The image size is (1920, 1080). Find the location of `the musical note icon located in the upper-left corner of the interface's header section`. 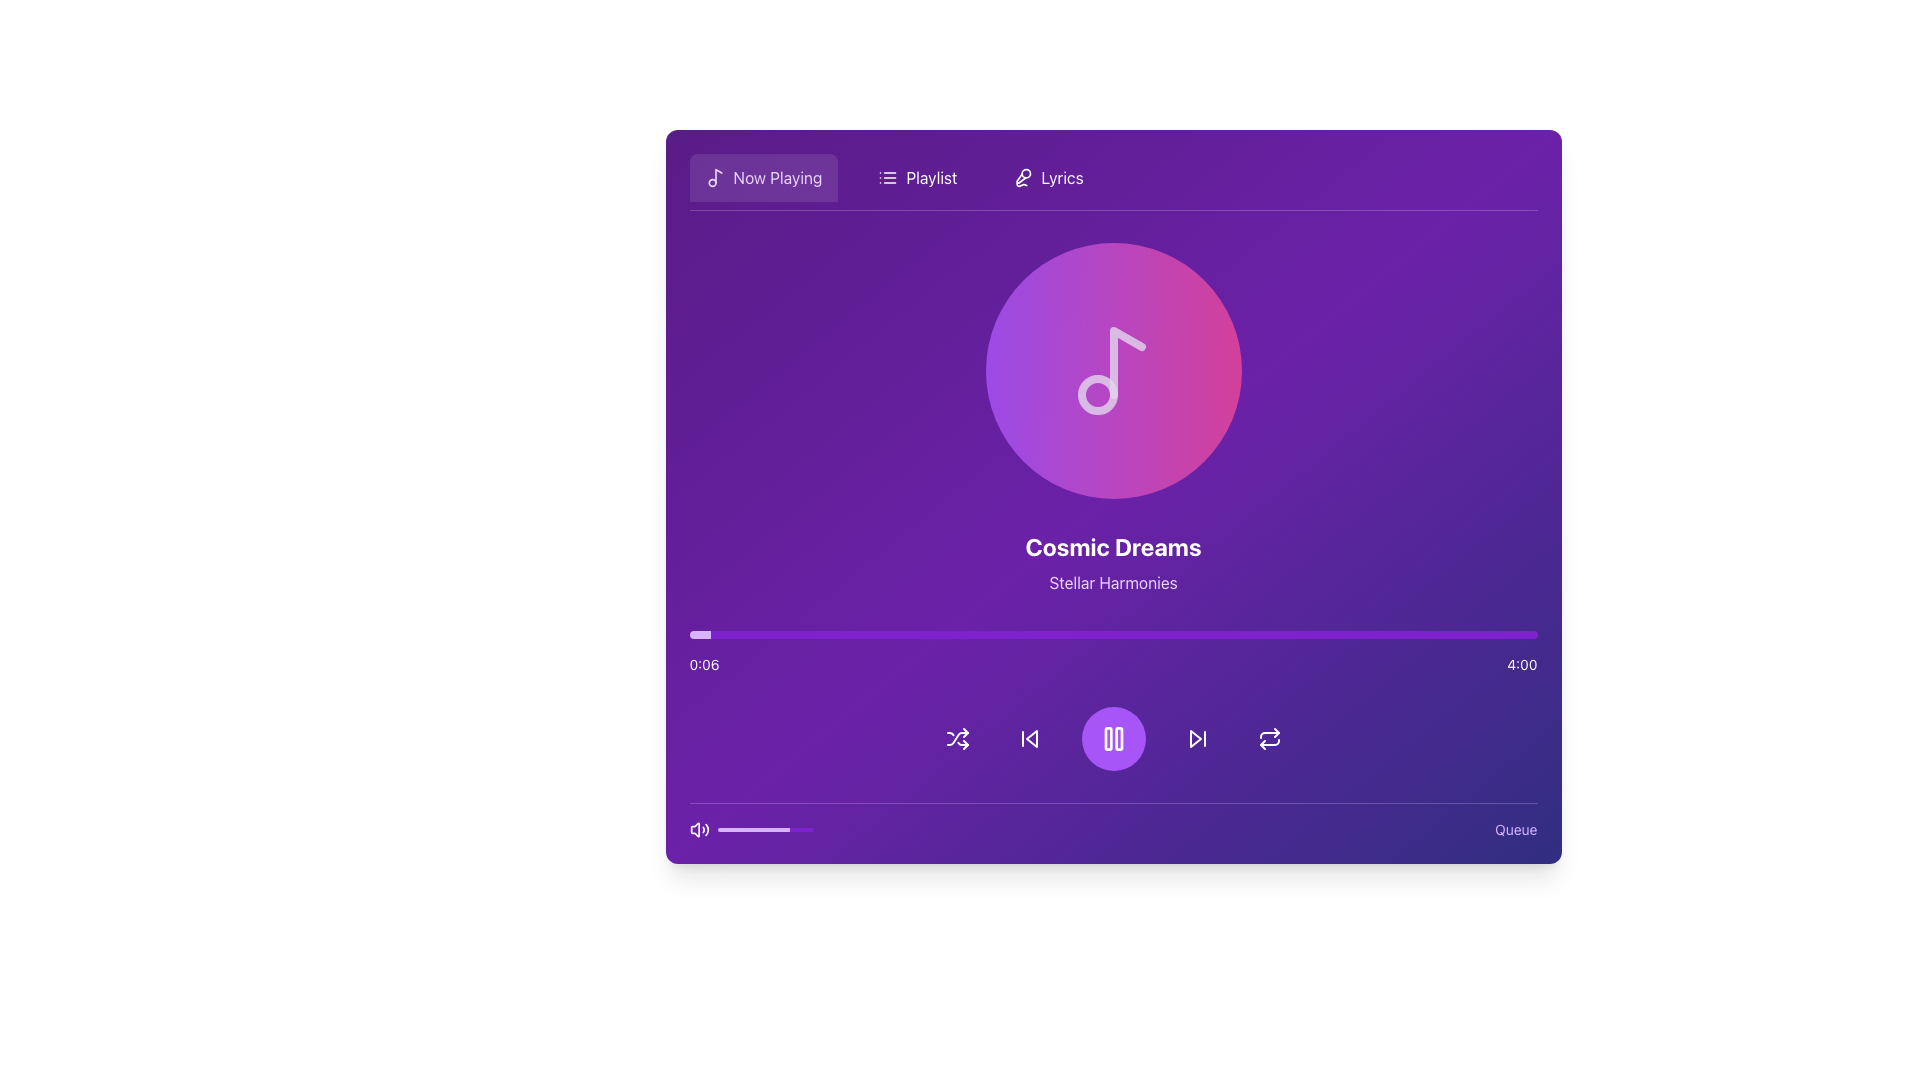

the musical note icon located in the upper-left corner of the interface's header section is located at coordinates (715, 176).